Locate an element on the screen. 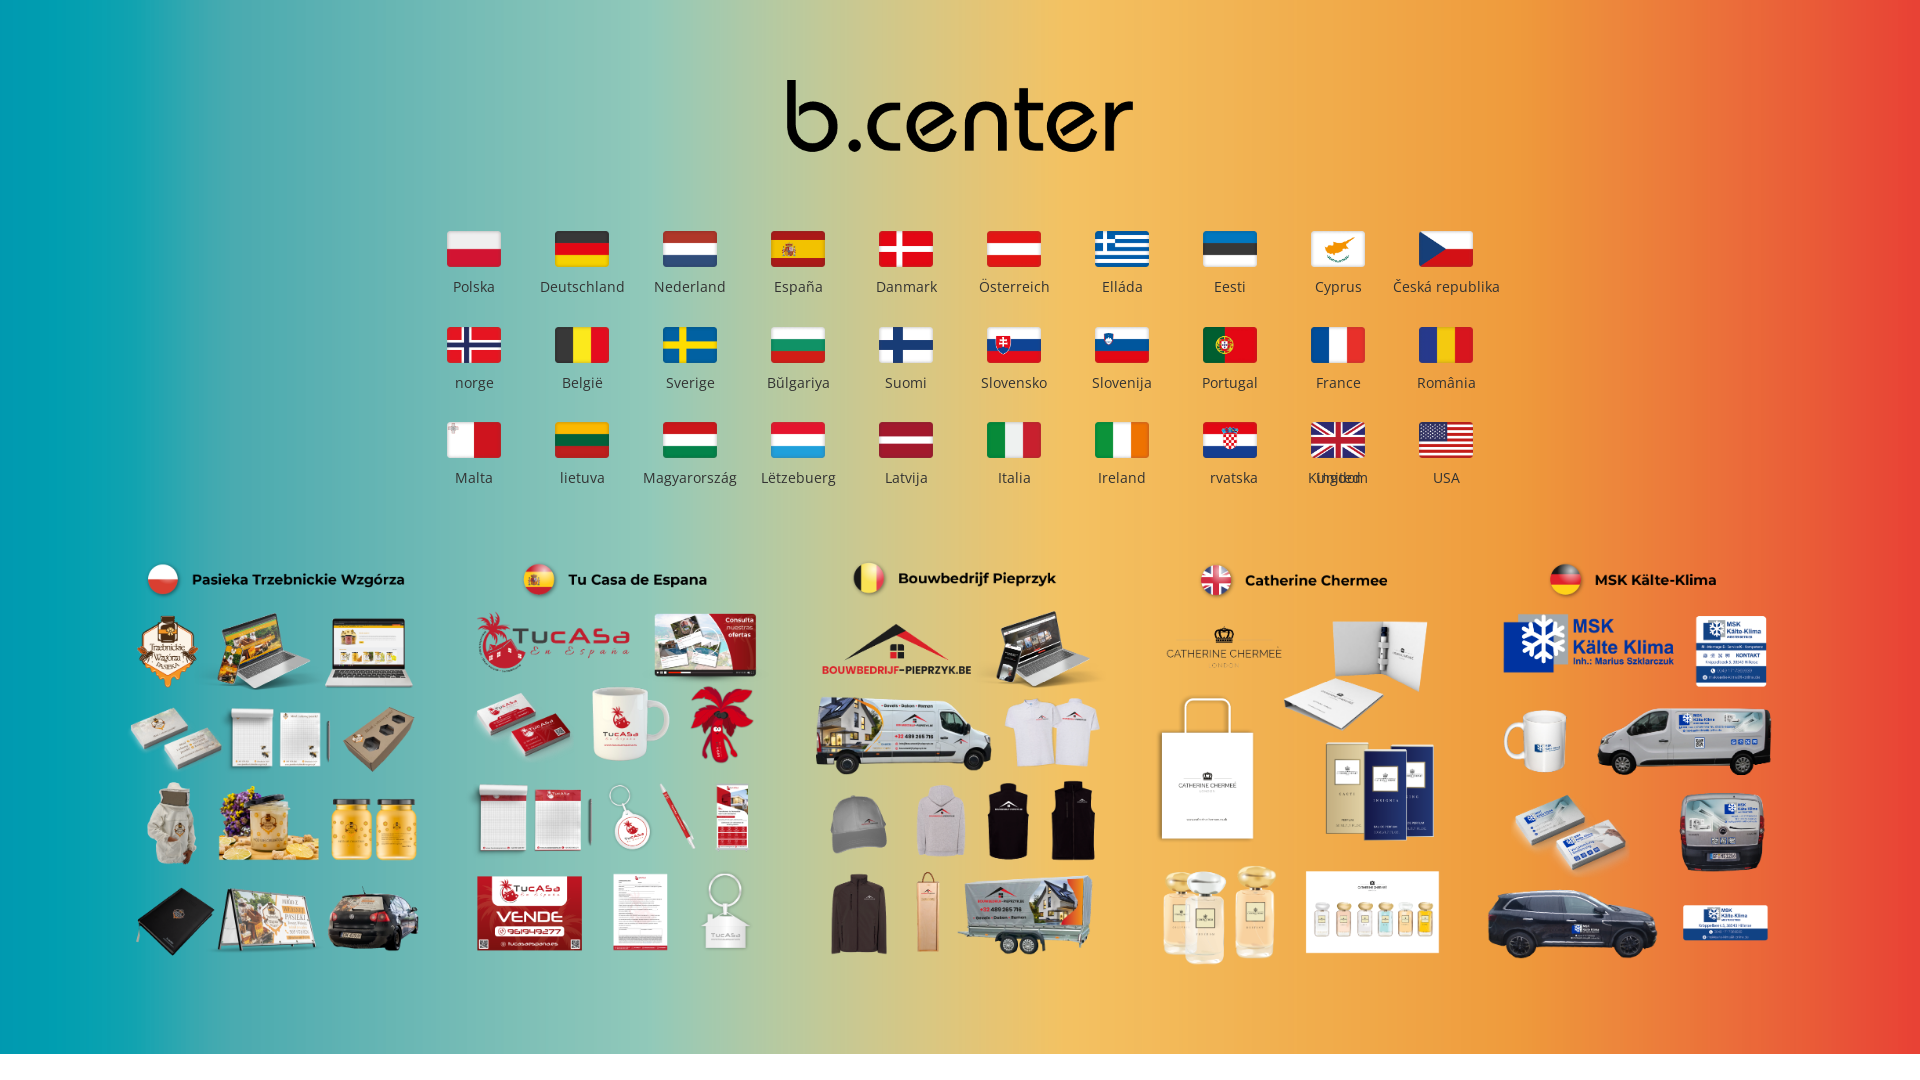 The image size is (1920, 1080). 'Eesti' is located at coordinates (1228, 286).